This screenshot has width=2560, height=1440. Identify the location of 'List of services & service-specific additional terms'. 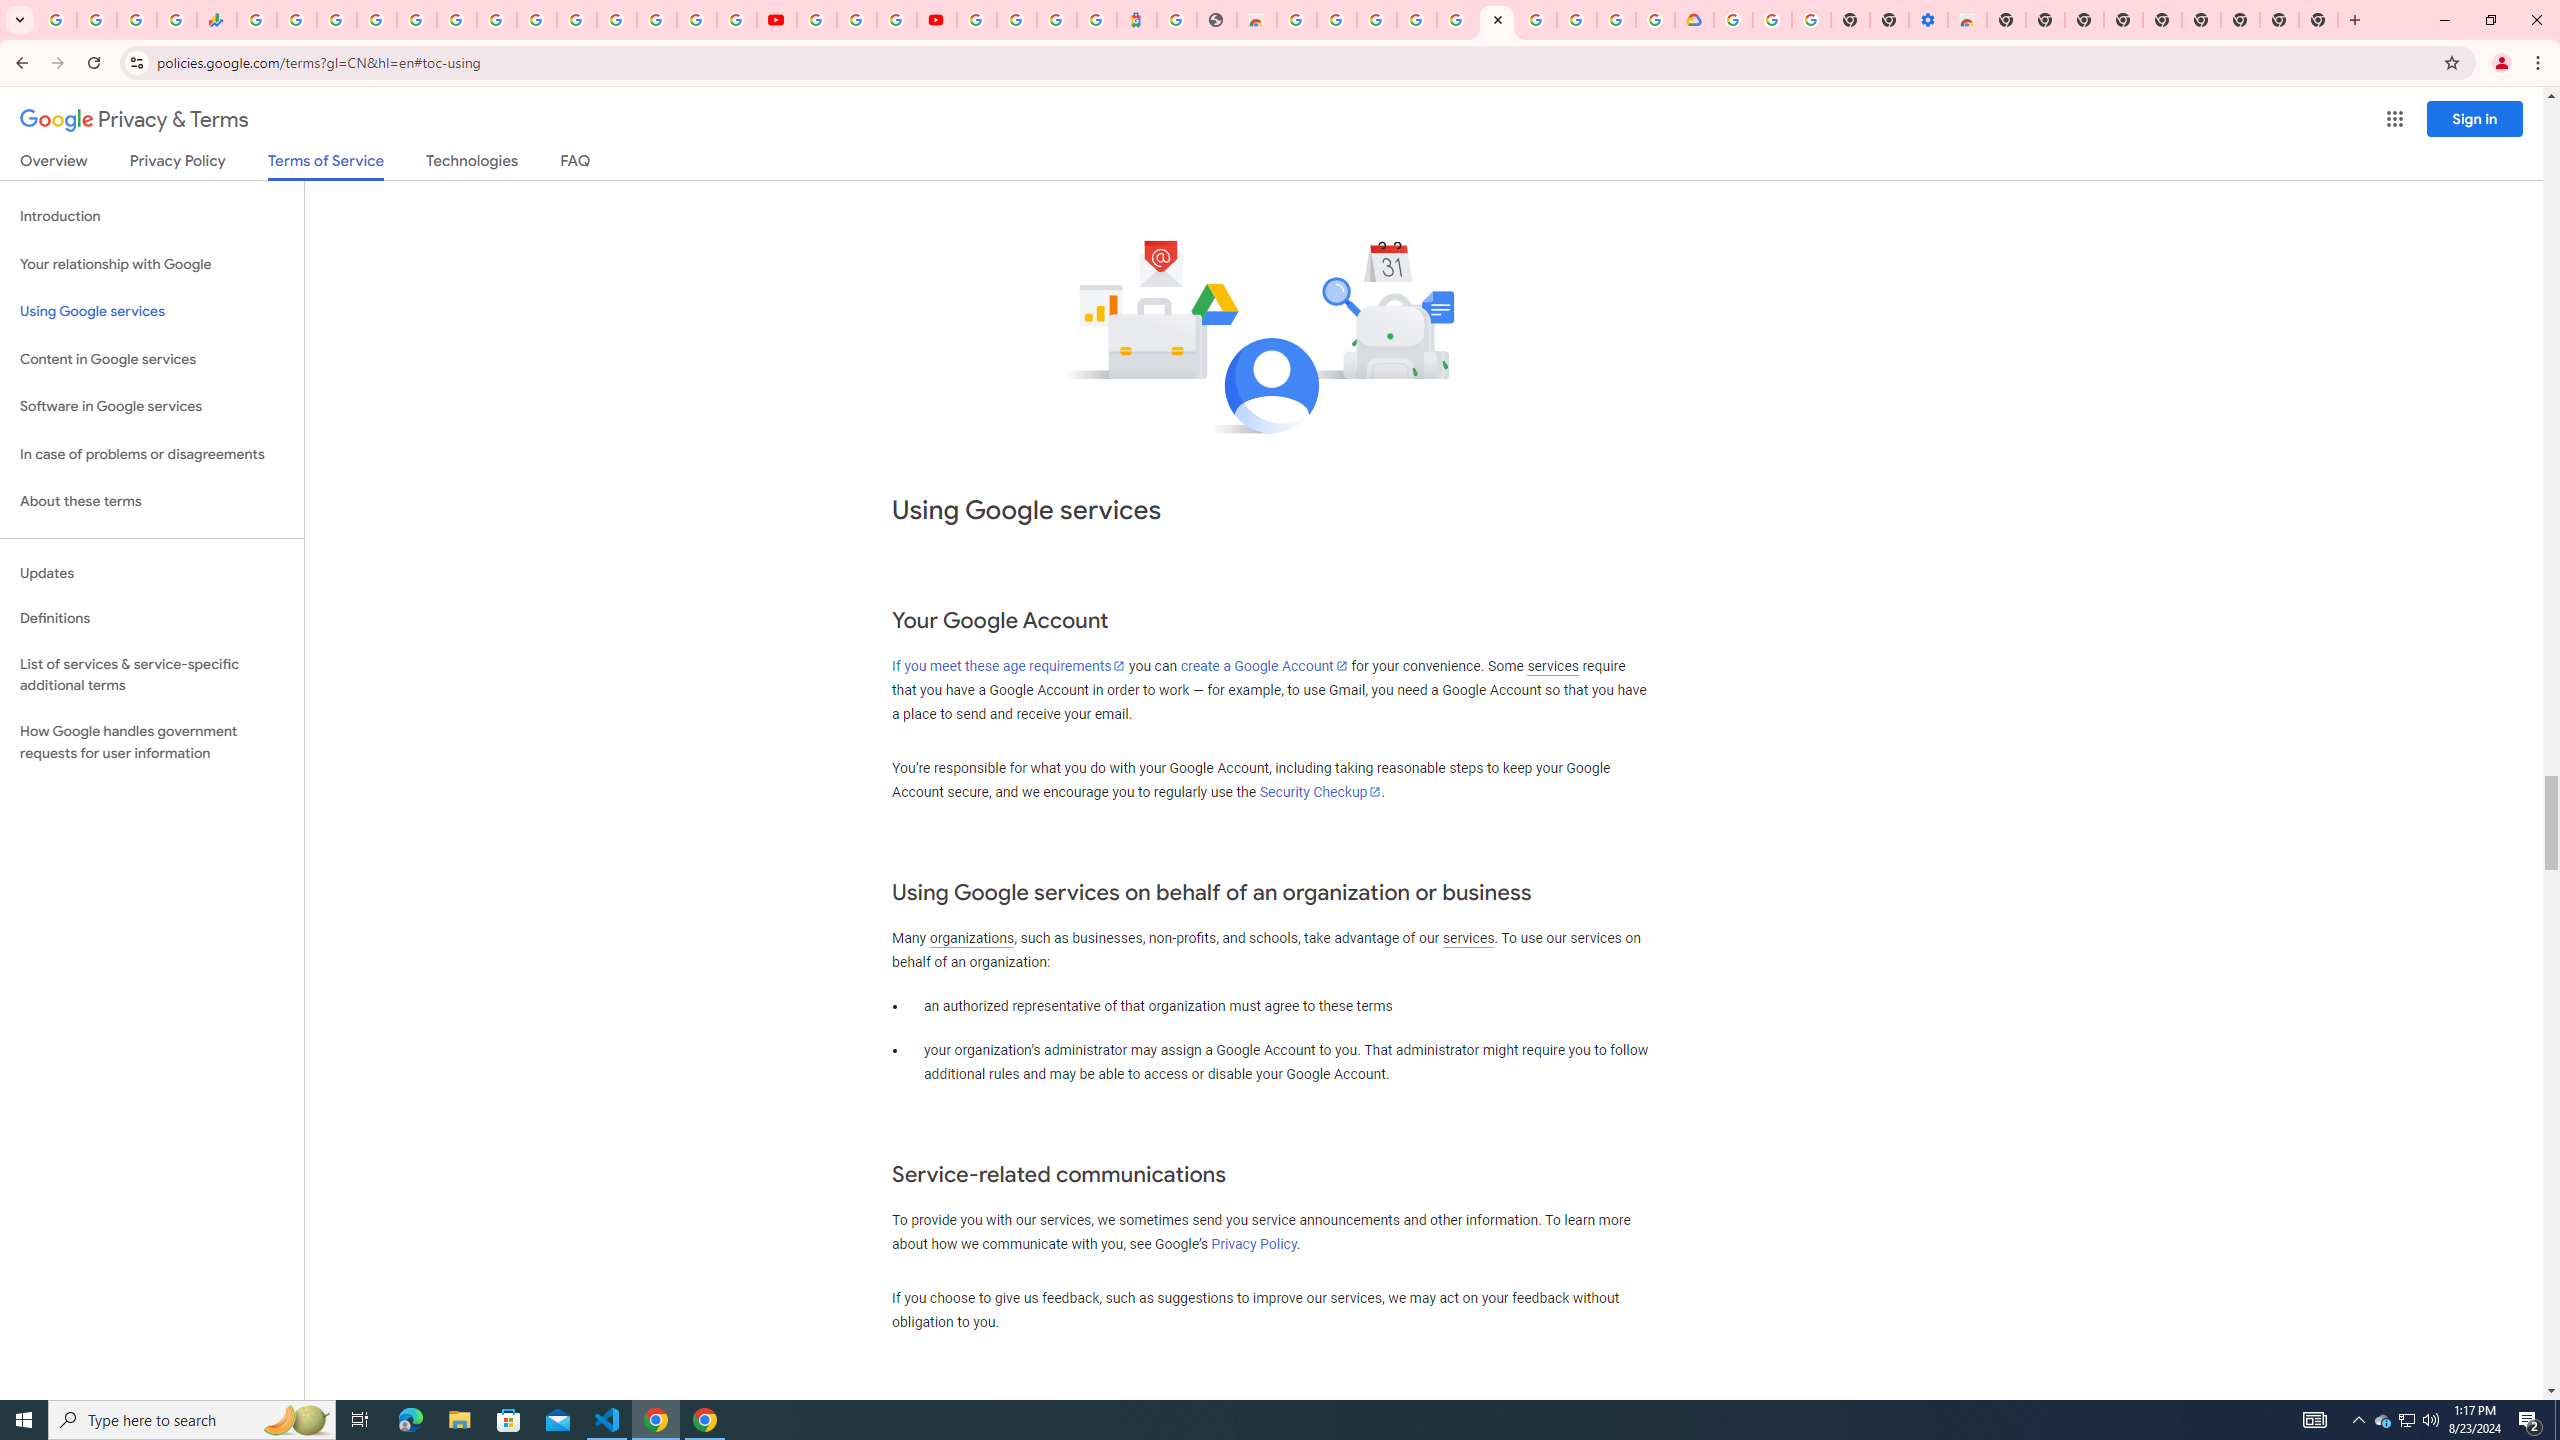
(151, 674).